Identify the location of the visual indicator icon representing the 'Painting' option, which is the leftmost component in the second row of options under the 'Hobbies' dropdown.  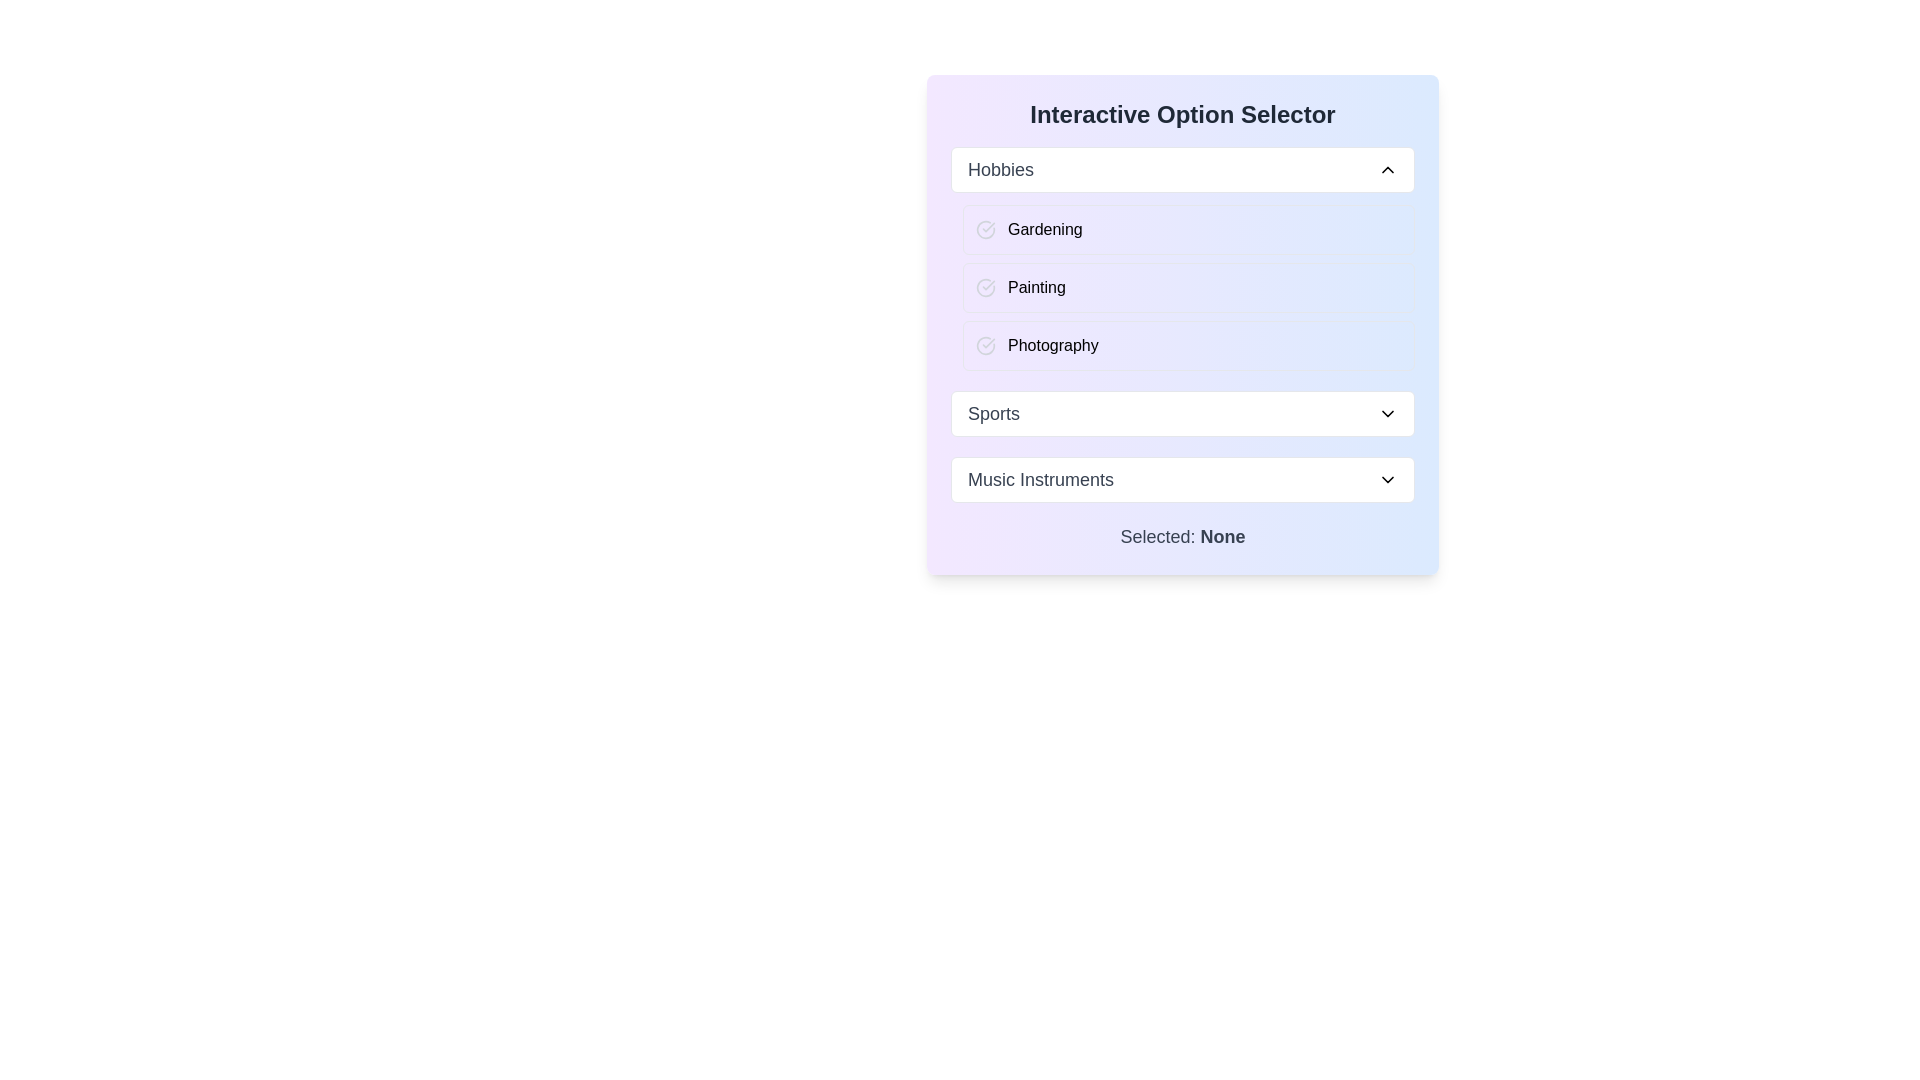
(985, 288).